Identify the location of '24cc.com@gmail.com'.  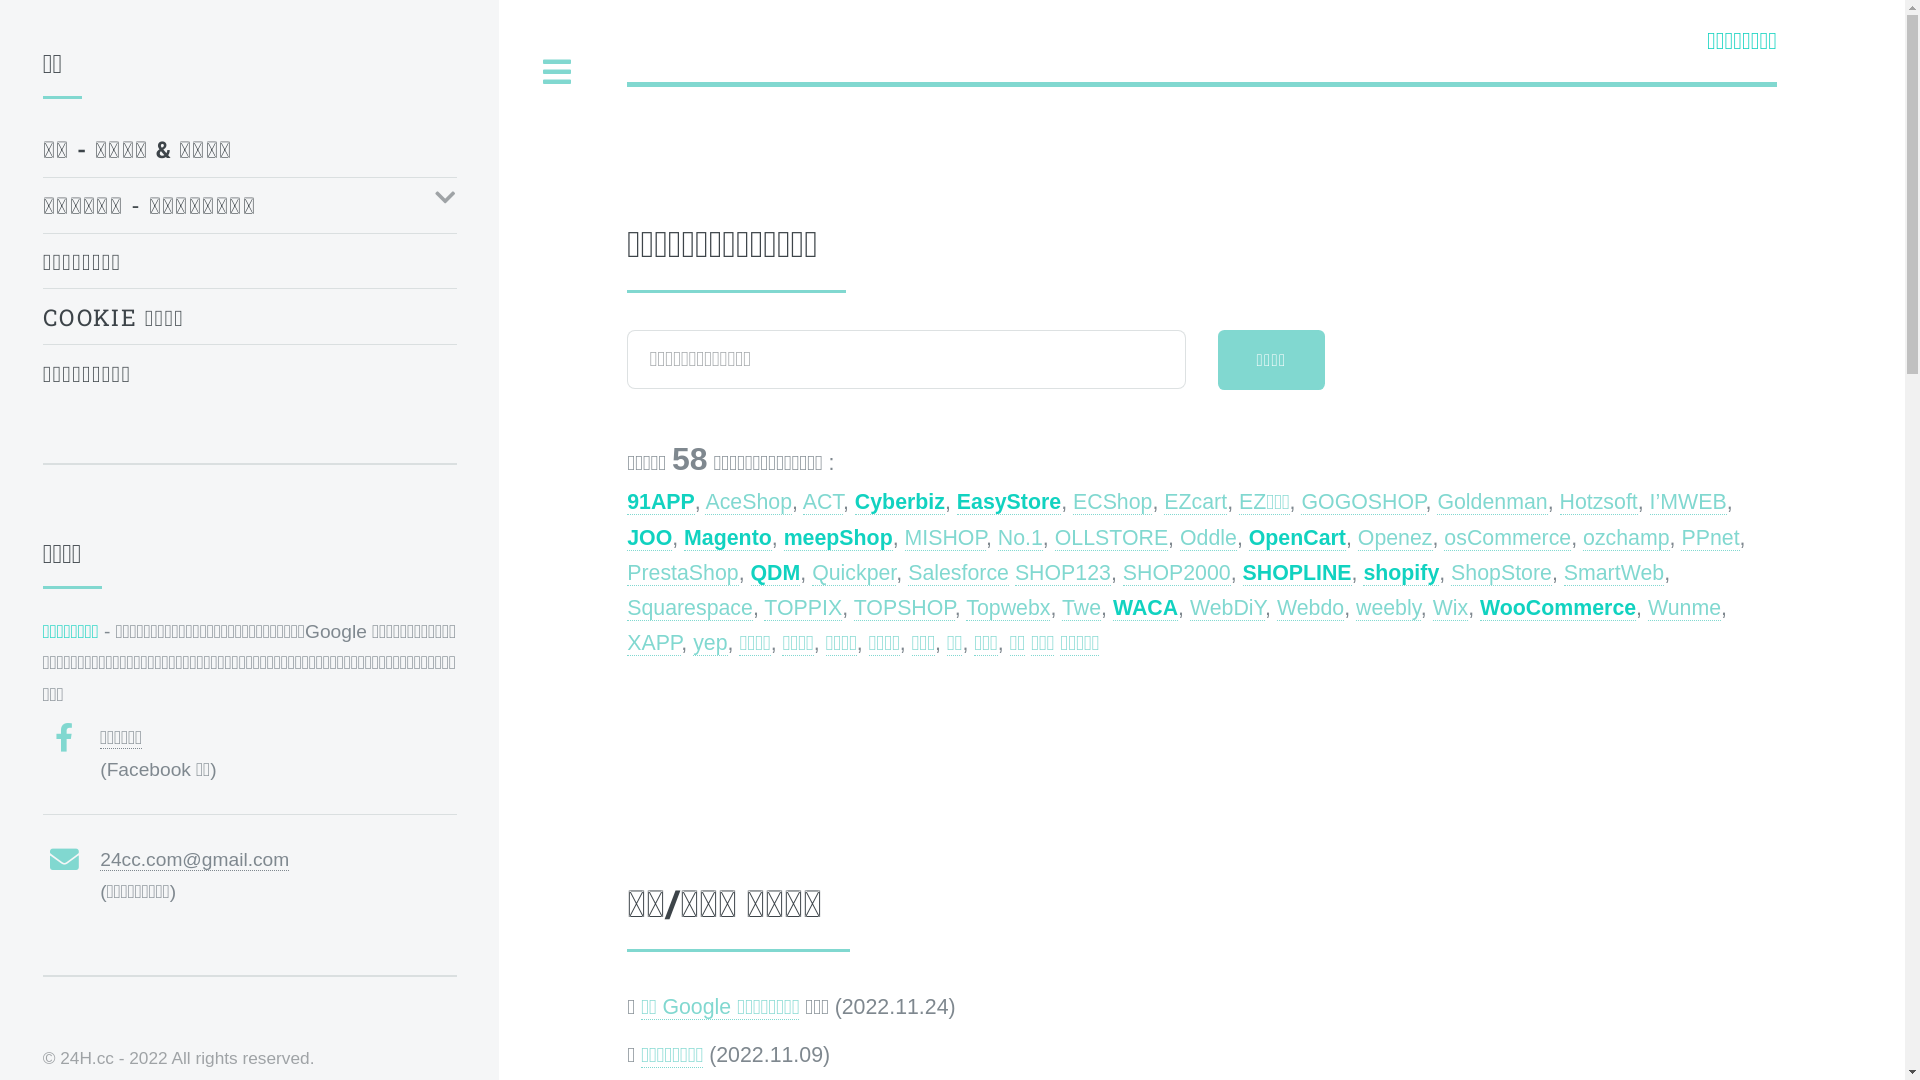
(194, 859).